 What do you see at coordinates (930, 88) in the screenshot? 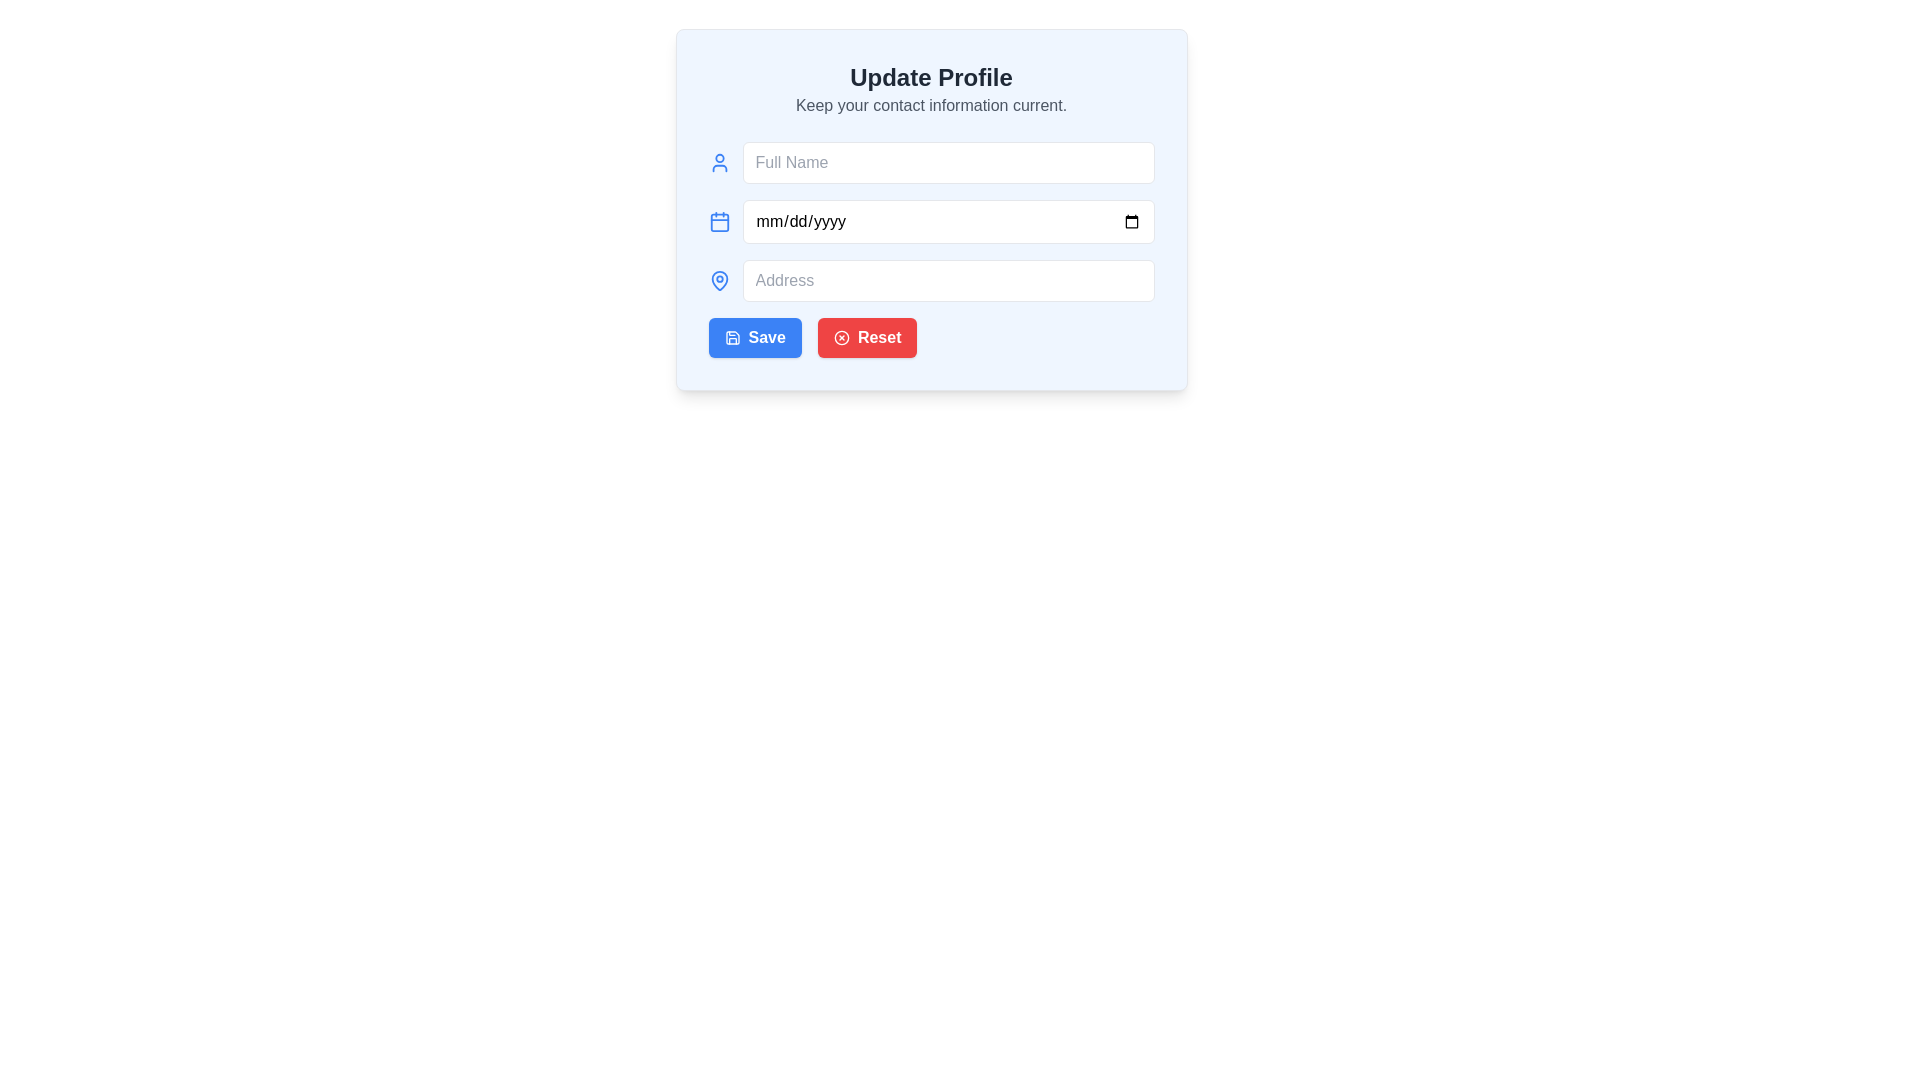
I see `the informational header text for the profile update section, which is positioned at the top center of the profile update form, providing context and instruction for user actions` at bounding box center [930, 88].